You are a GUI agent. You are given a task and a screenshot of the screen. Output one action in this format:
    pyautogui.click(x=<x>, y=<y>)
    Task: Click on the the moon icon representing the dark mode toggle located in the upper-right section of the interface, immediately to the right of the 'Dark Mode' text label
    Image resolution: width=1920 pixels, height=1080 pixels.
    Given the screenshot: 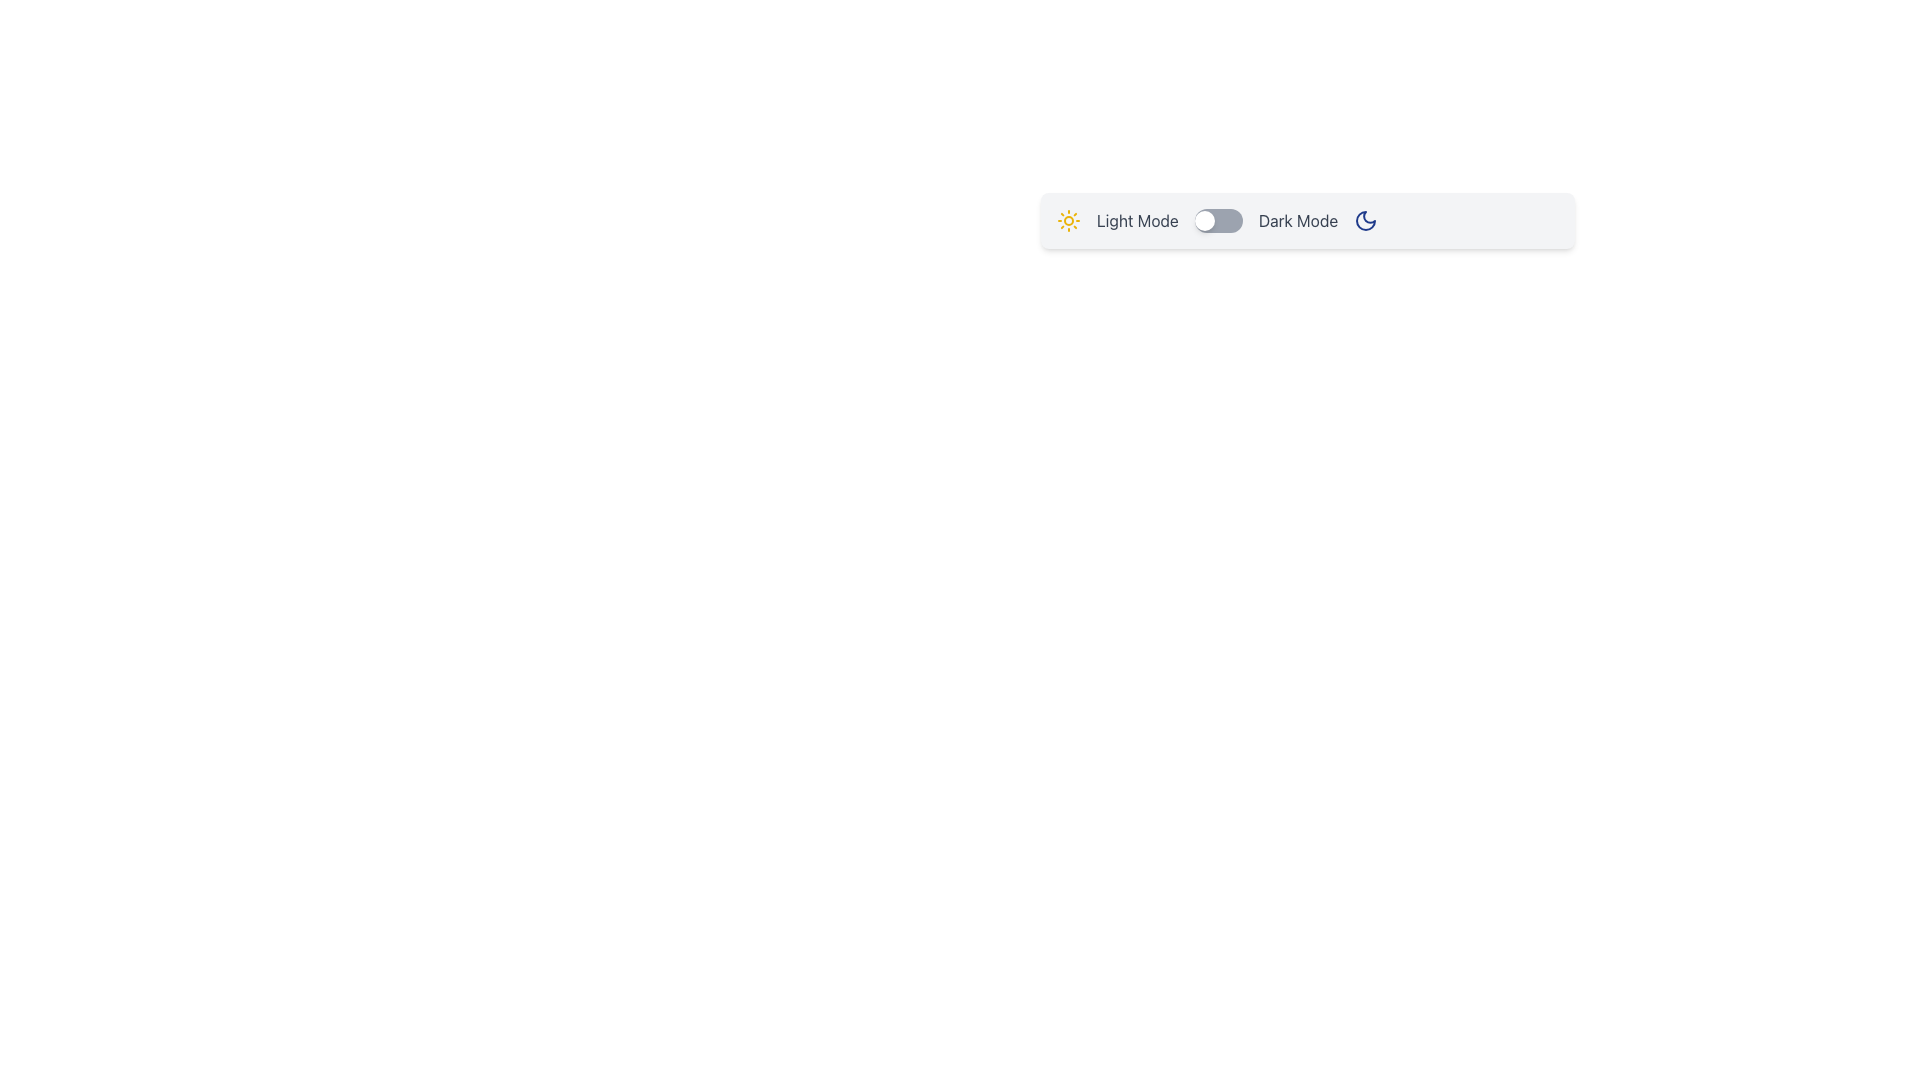 What is the action you would take?
    pyautogui.click(x=1365, y=220)
    